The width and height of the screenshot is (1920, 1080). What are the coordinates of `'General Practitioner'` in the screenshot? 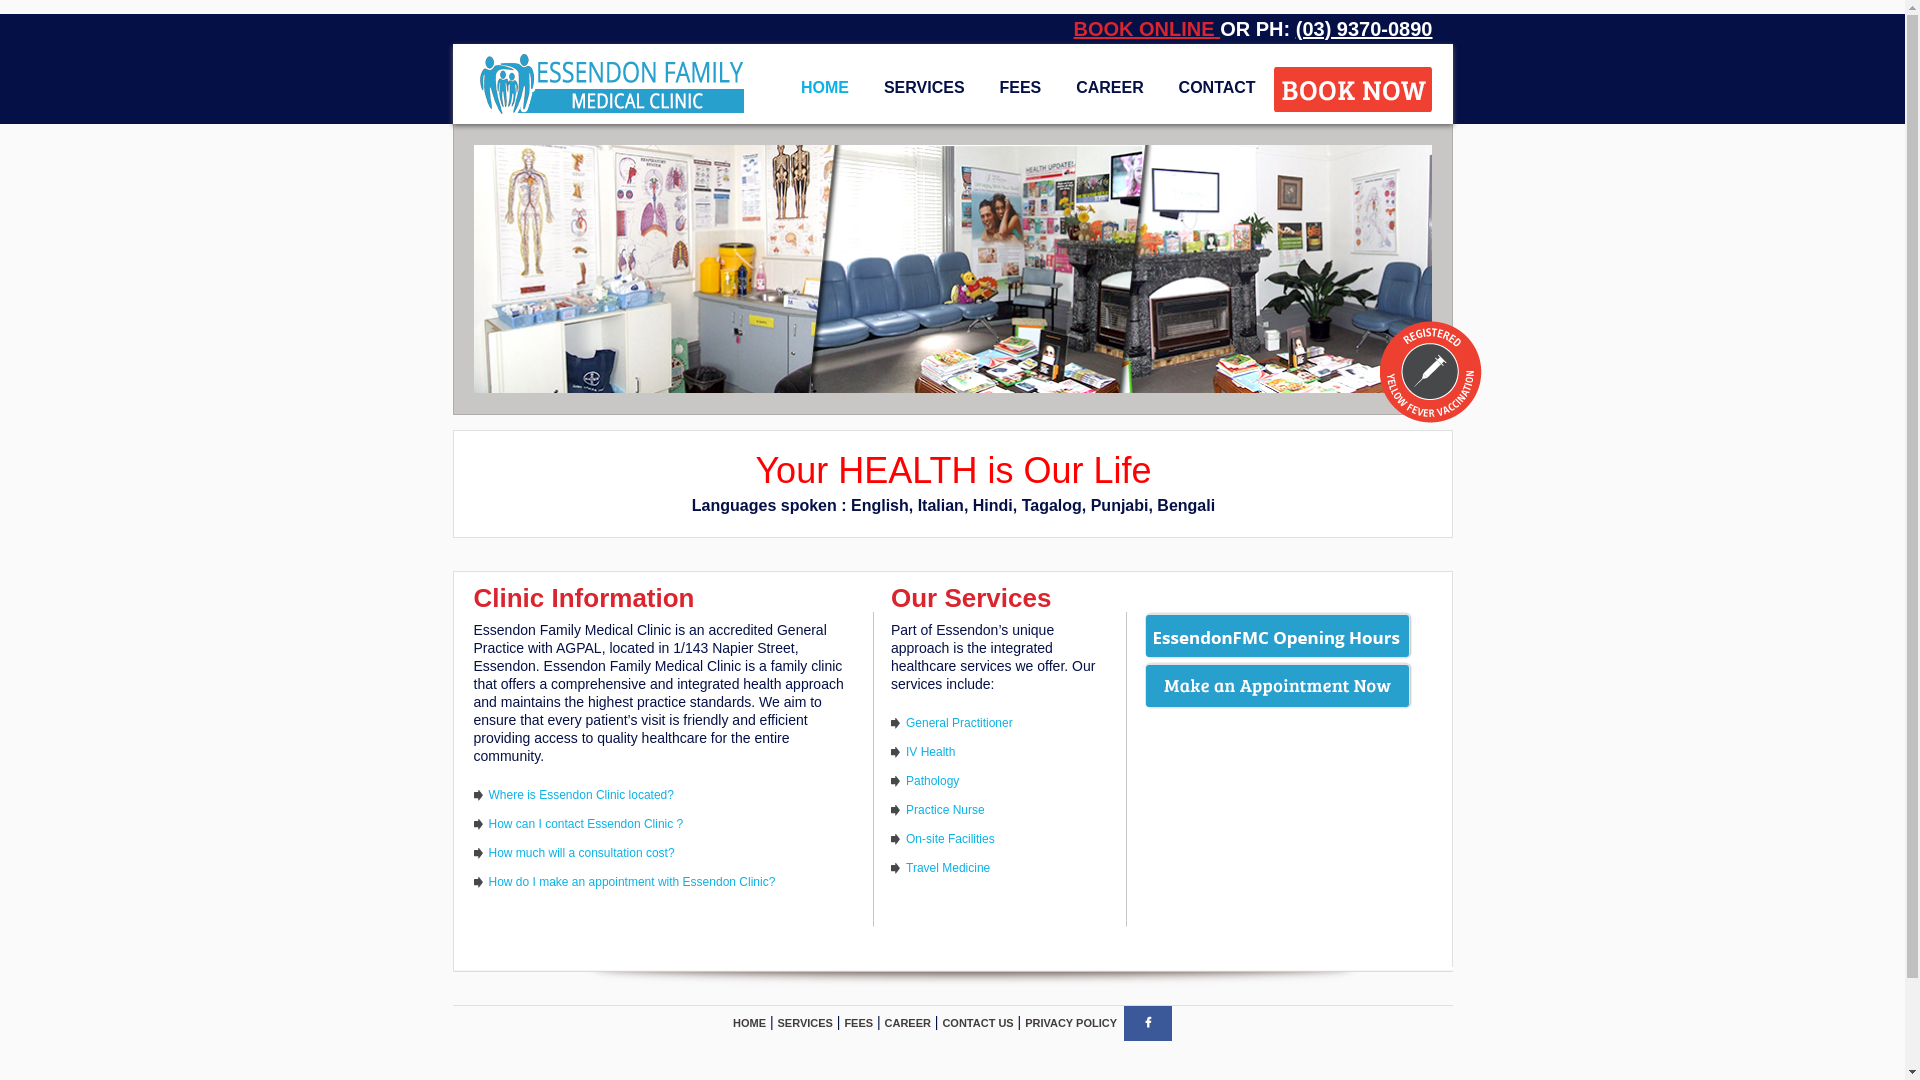 It's located at (958, 722).